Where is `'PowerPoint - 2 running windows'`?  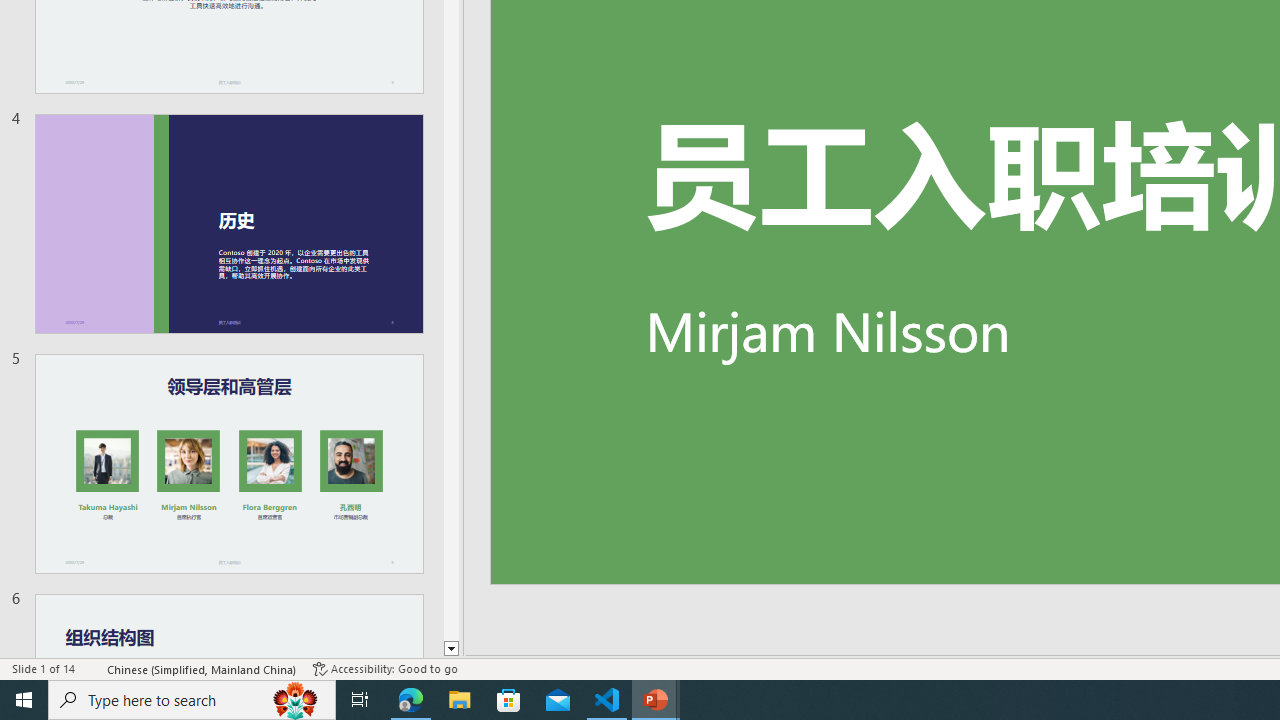
'PowerPoint - 2 running windows' is located at coordinates (656, 698).